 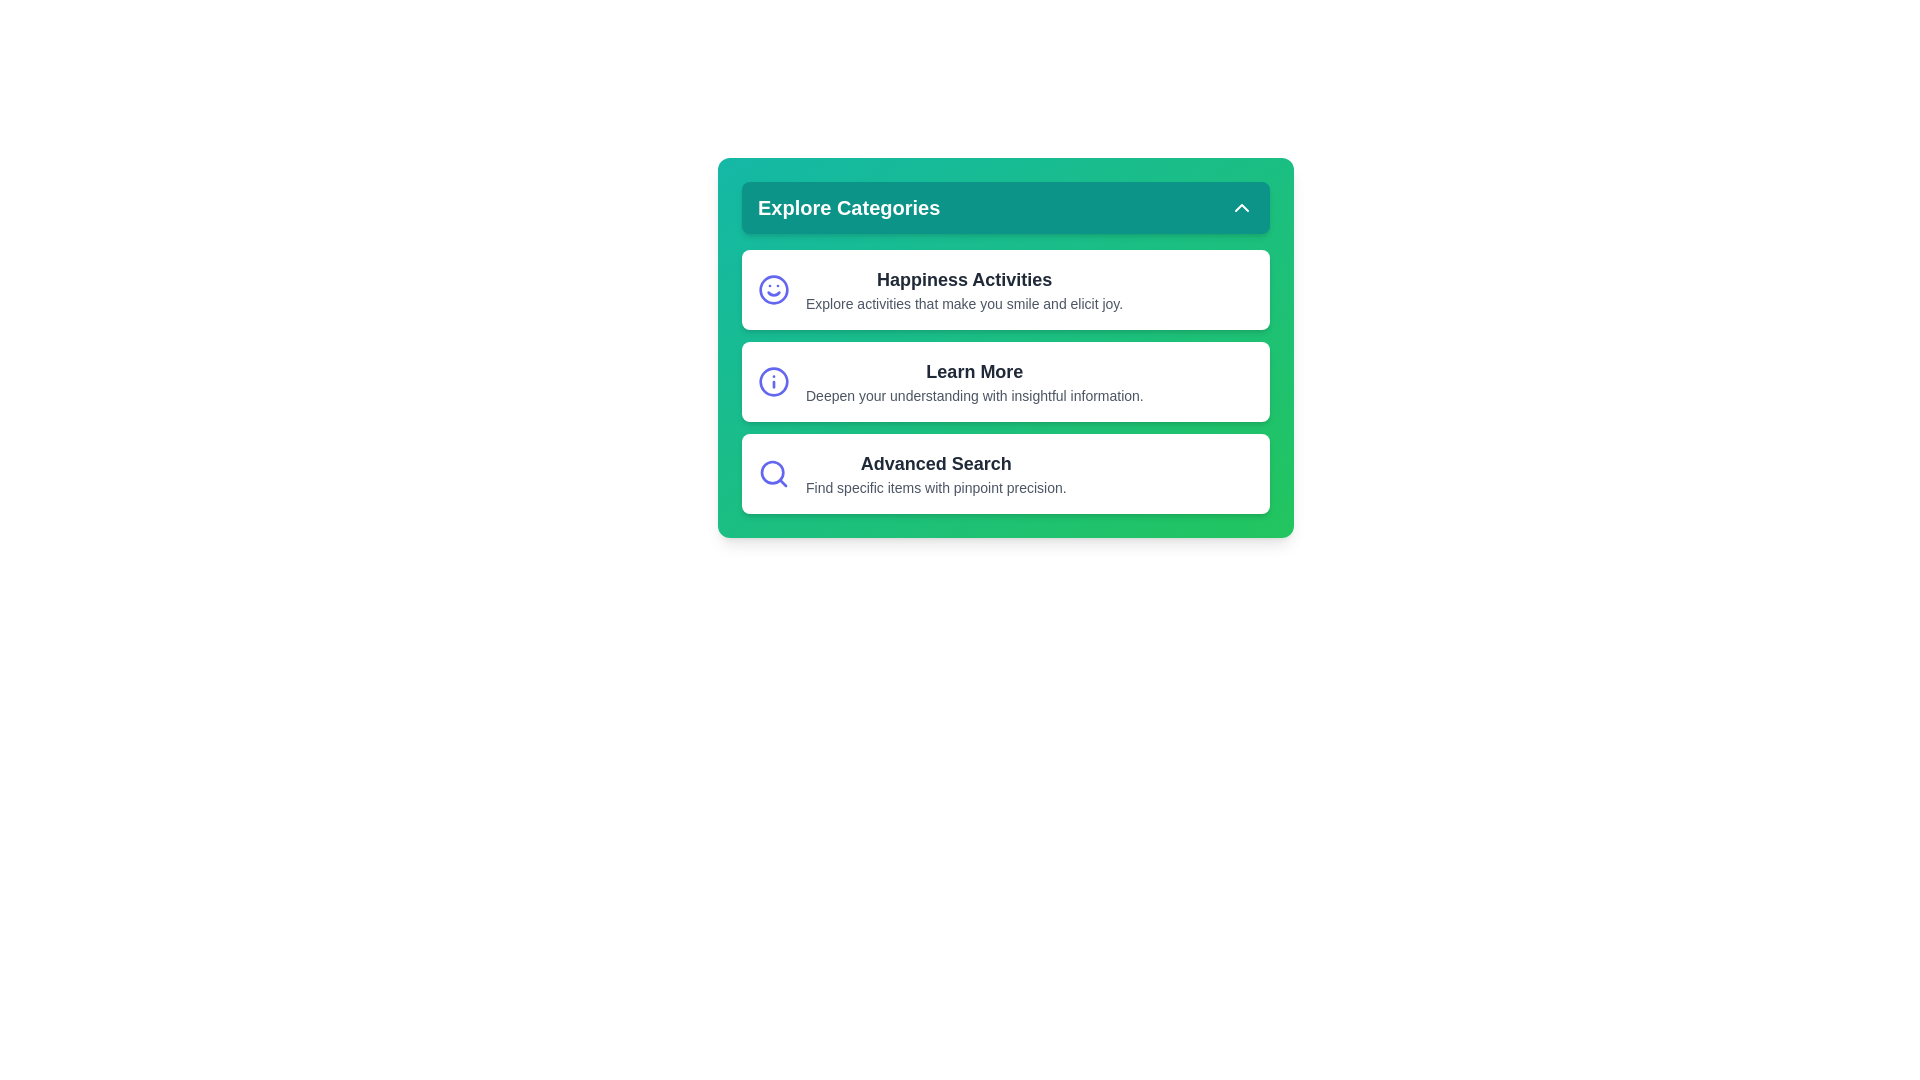 I want to click on the icon next to the category label Advanced Search, so click(x=772, y=474).